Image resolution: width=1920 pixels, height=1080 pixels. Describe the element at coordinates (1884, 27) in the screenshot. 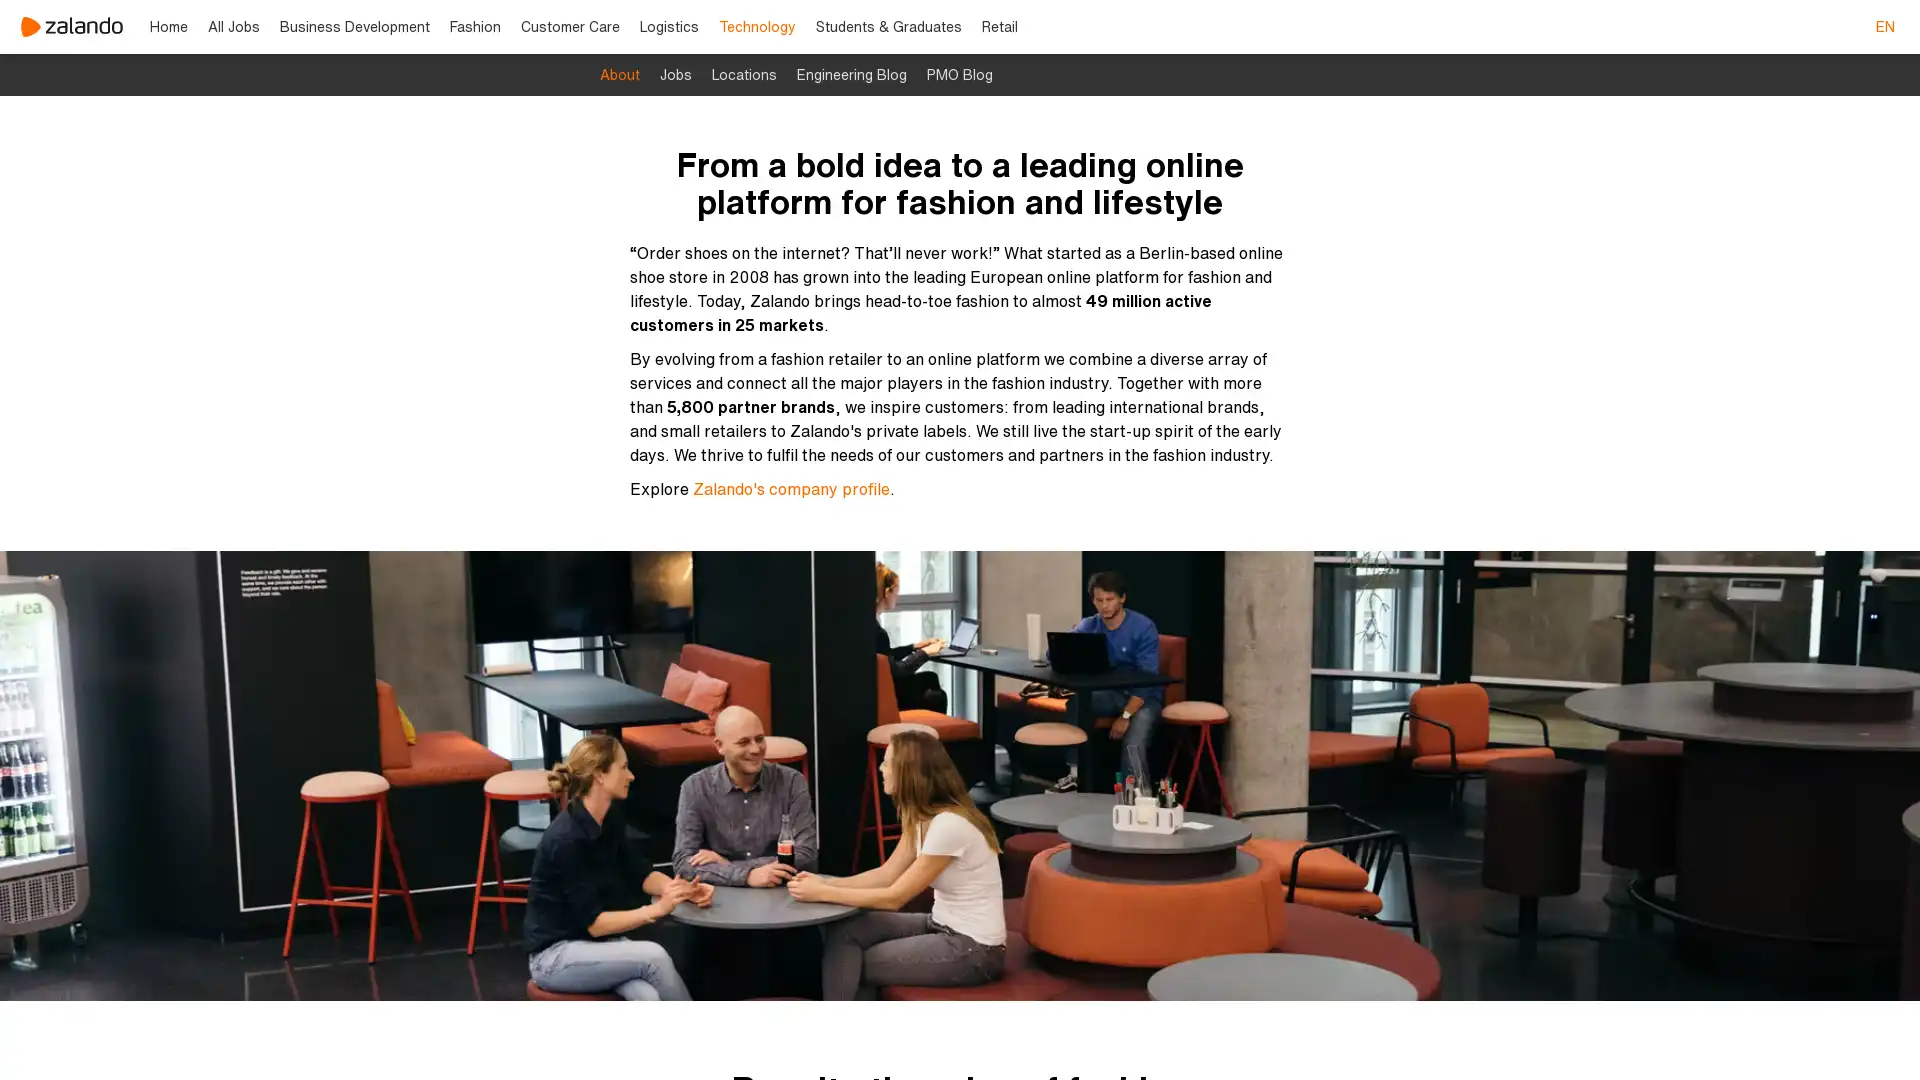

I see `EN` at that location.